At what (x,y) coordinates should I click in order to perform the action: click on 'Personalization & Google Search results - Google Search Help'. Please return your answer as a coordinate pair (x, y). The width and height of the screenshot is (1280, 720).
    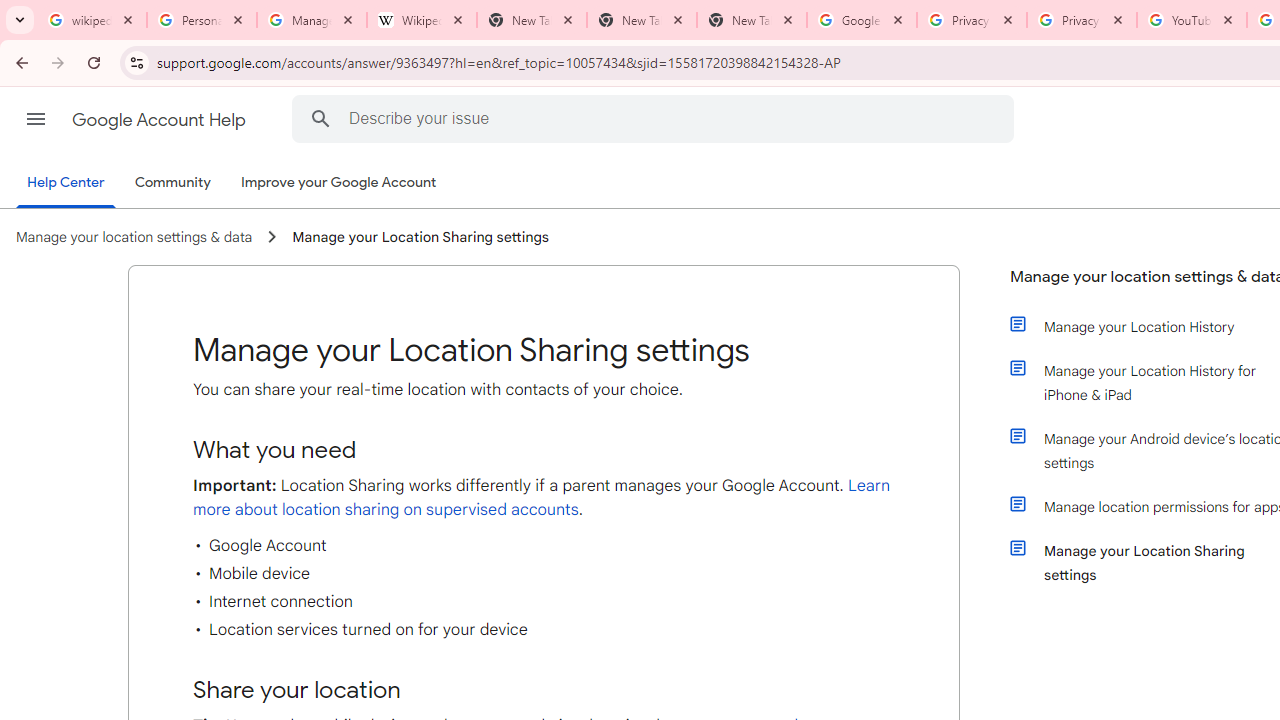
    Looking at the image, I should click on (202, 20).